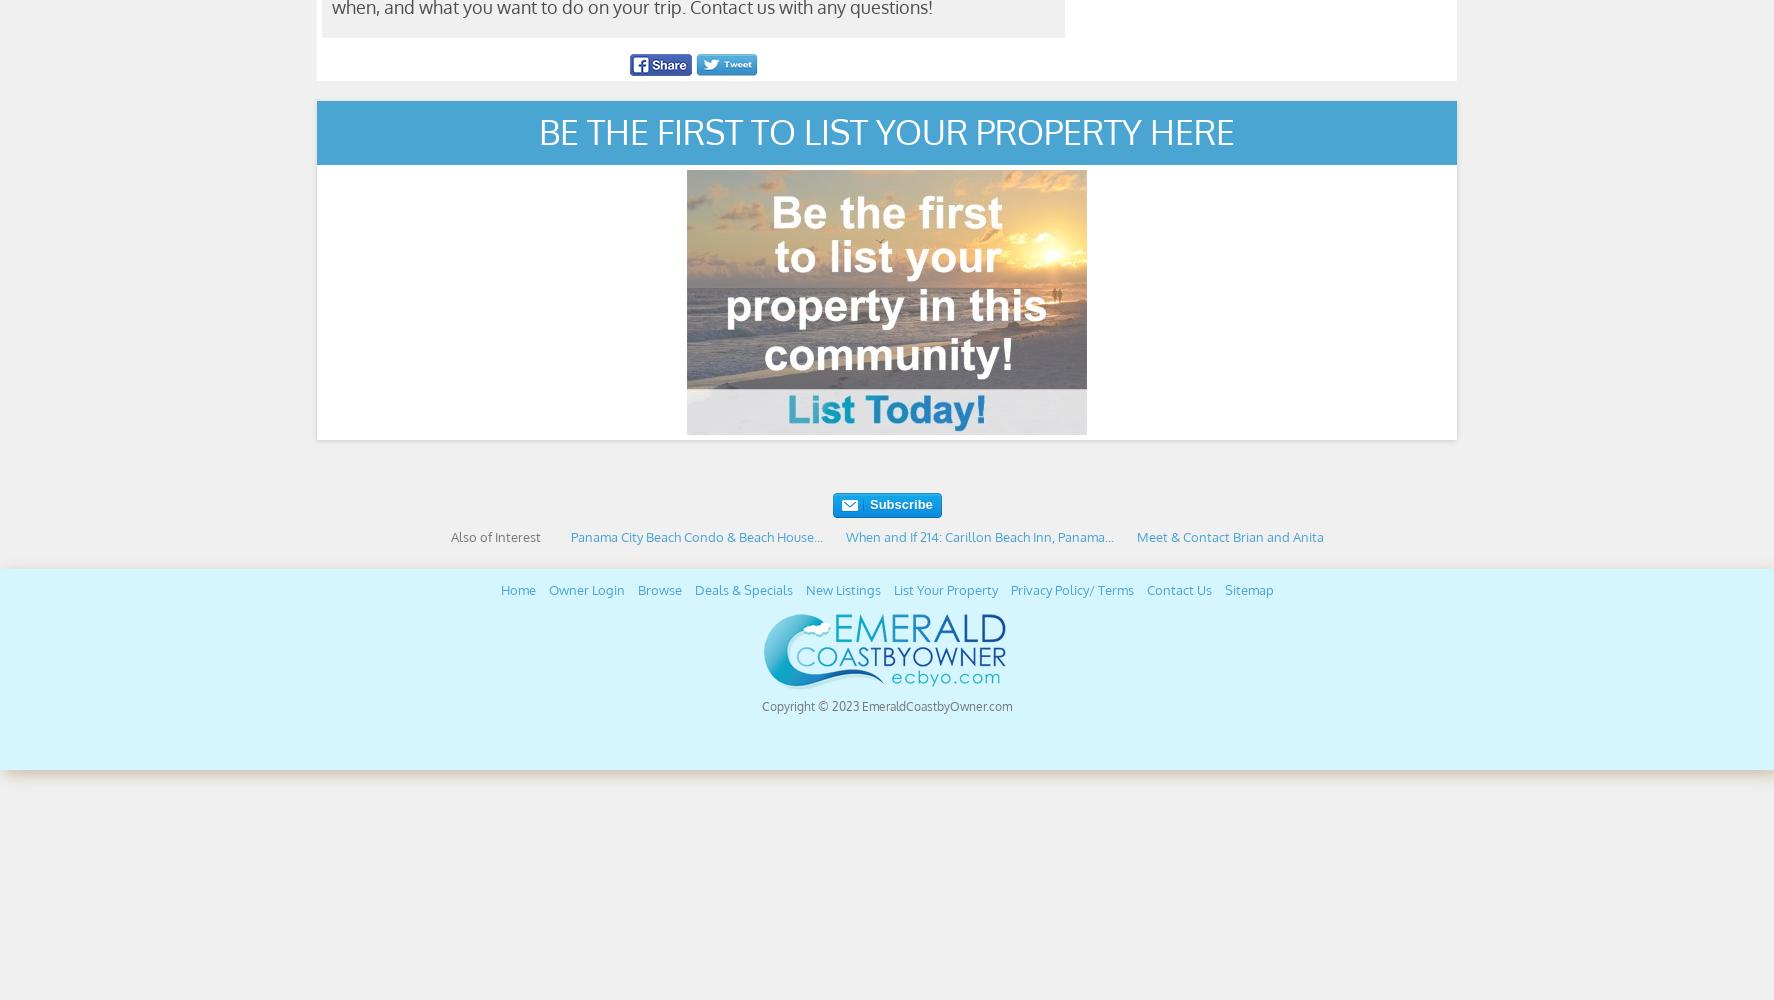  I want to click on 'Privacy Policy/ Terms', so click(1070, 589).